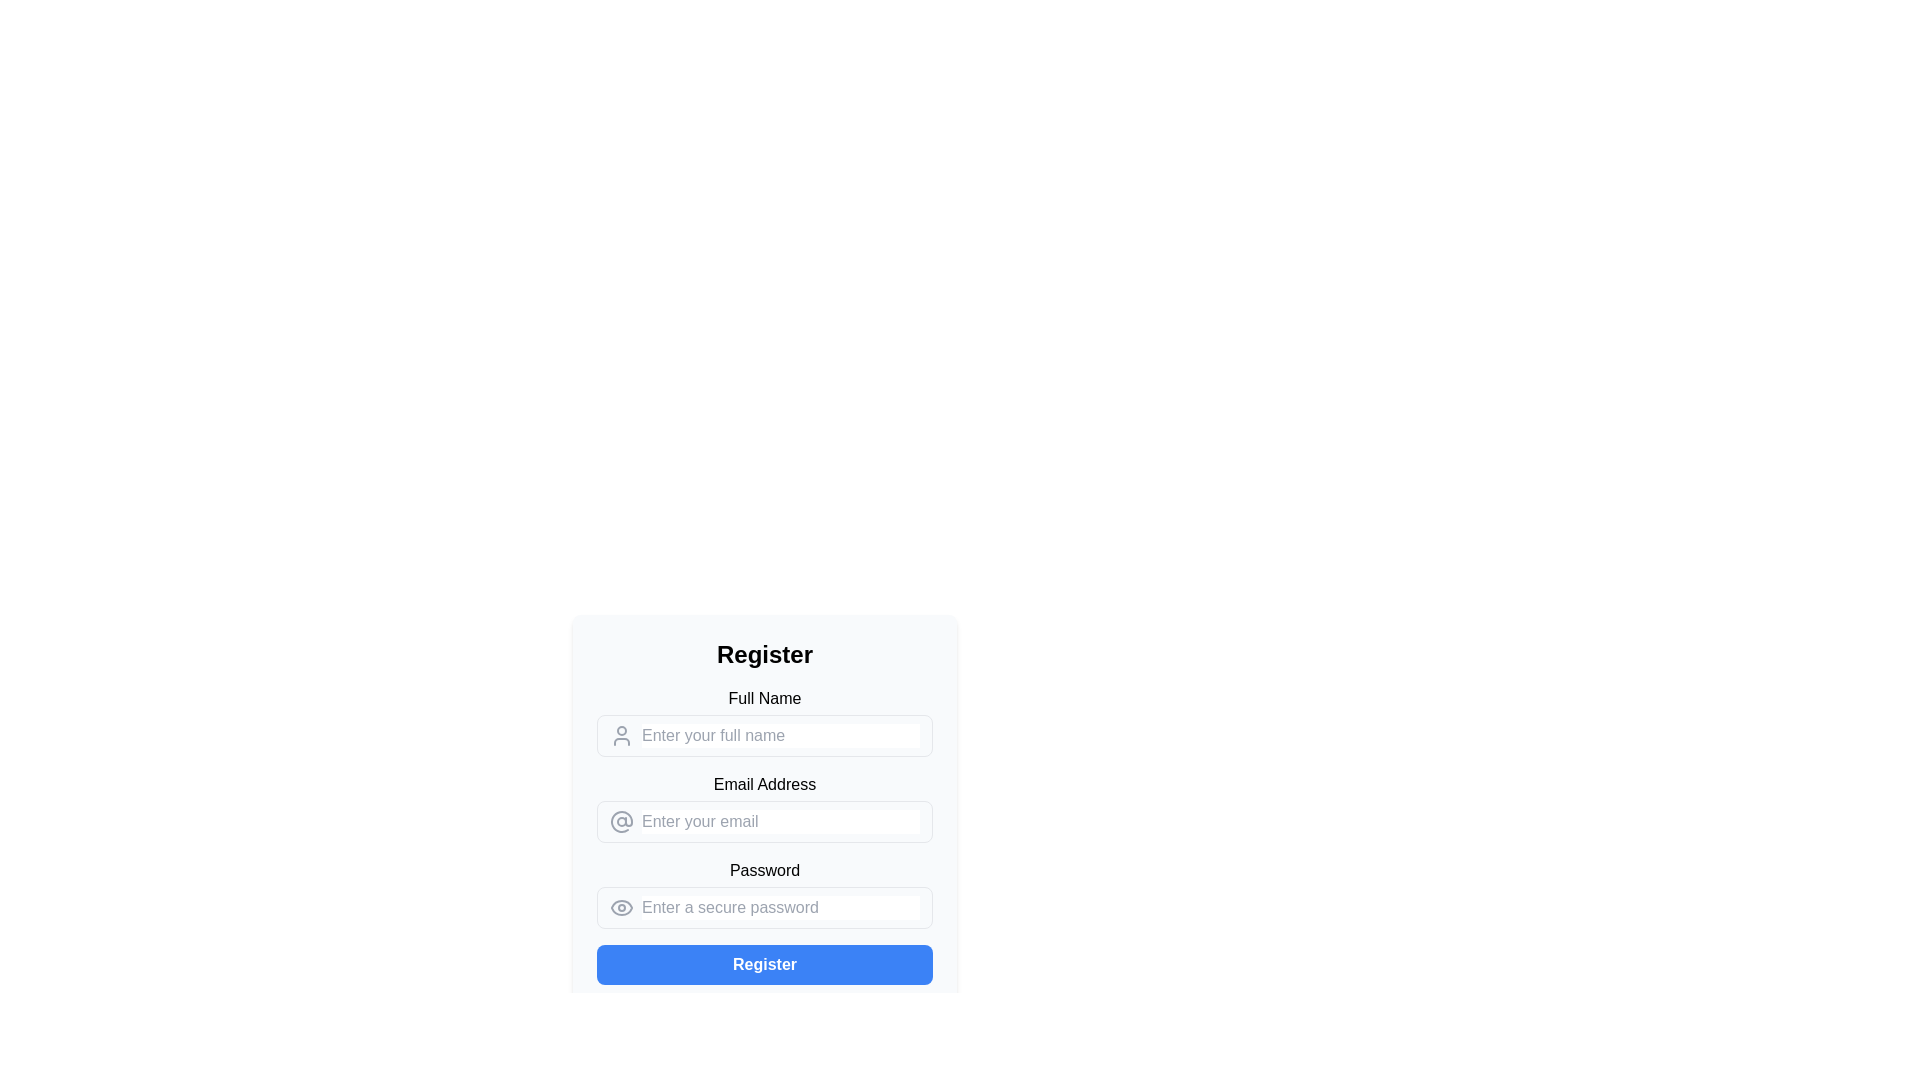 The width and height of the screenshot is (1920, 1080). What do you see at coordinates (763, 736) in the screenshot?
I see `into the text input field for 'Full Name' to focus on it for user registration` at bounding box center [763, 736].